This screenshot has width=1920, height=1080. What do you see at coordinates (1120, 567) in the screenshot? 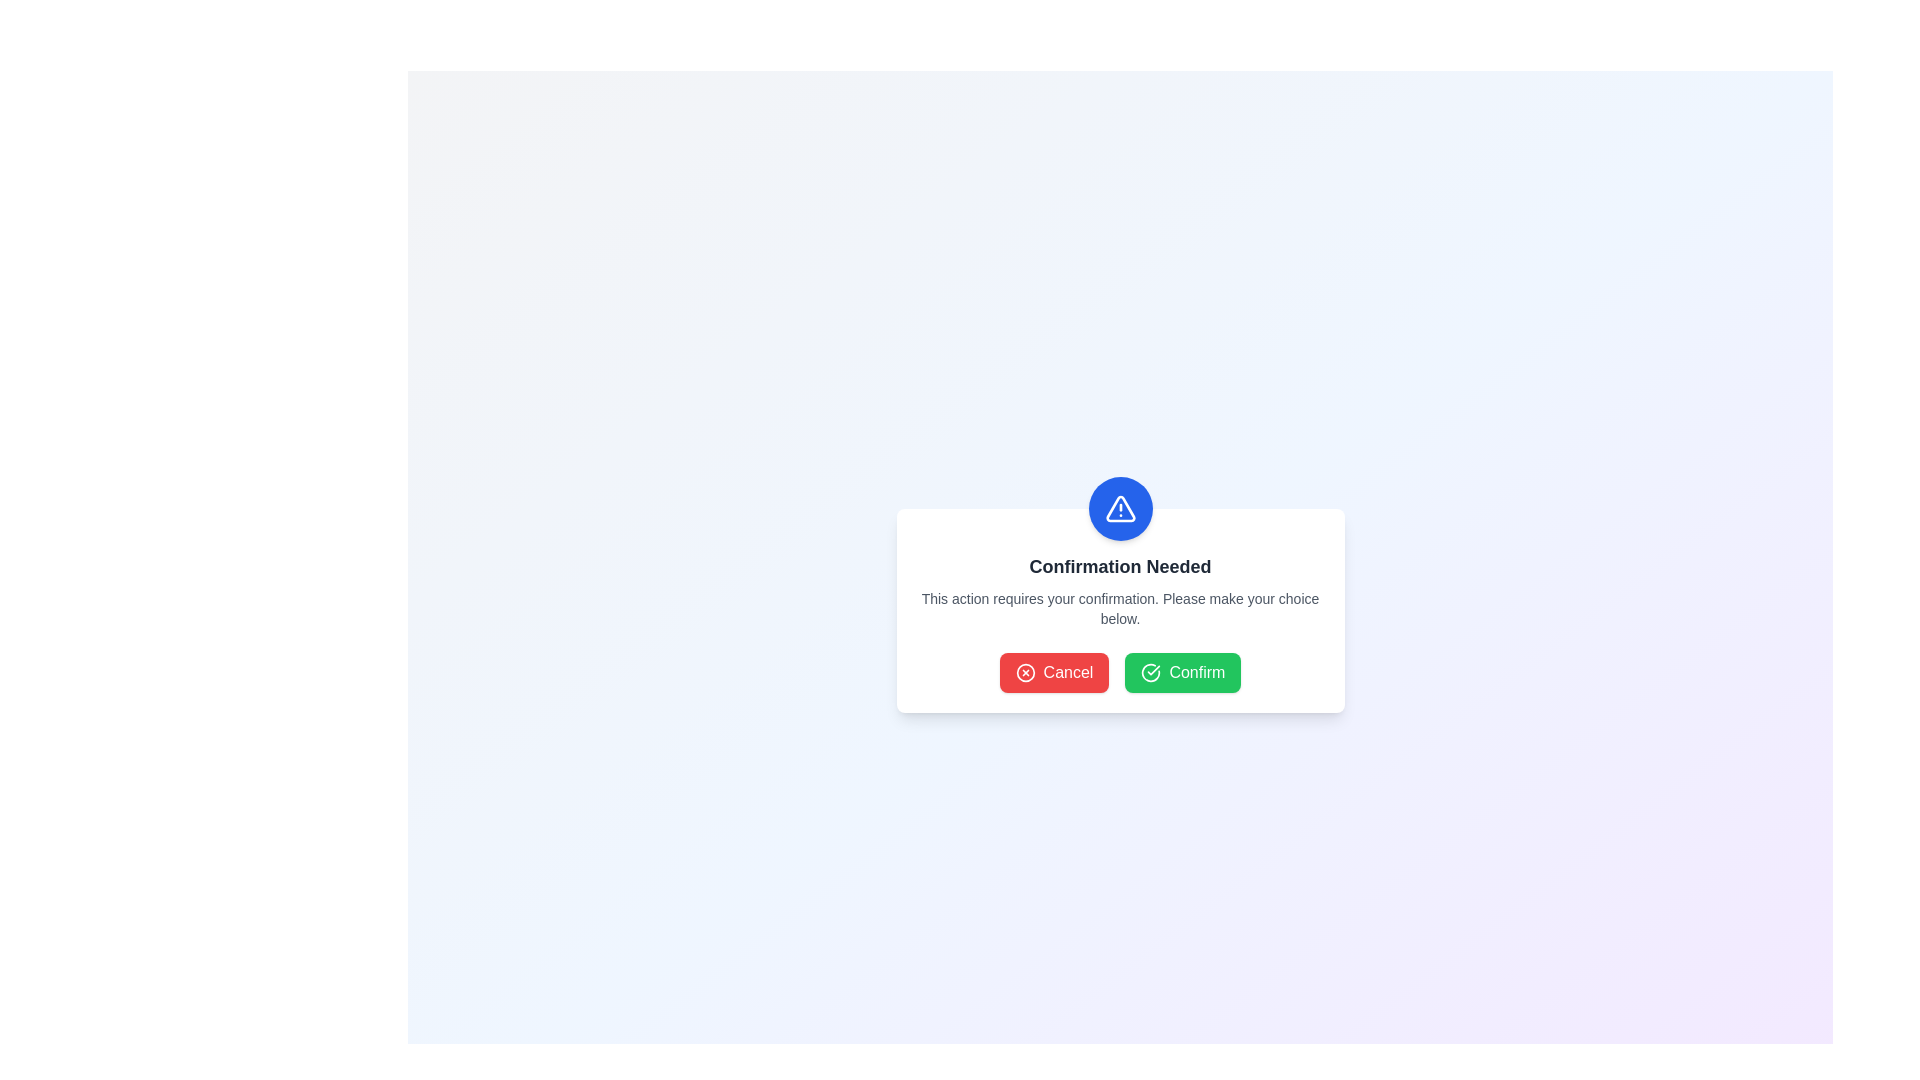
I see `the text header element labeled 'Confirmation Needed', which is bold and dark gray, centrally aligned within the dialog box` at bounding box center [1120, 567].